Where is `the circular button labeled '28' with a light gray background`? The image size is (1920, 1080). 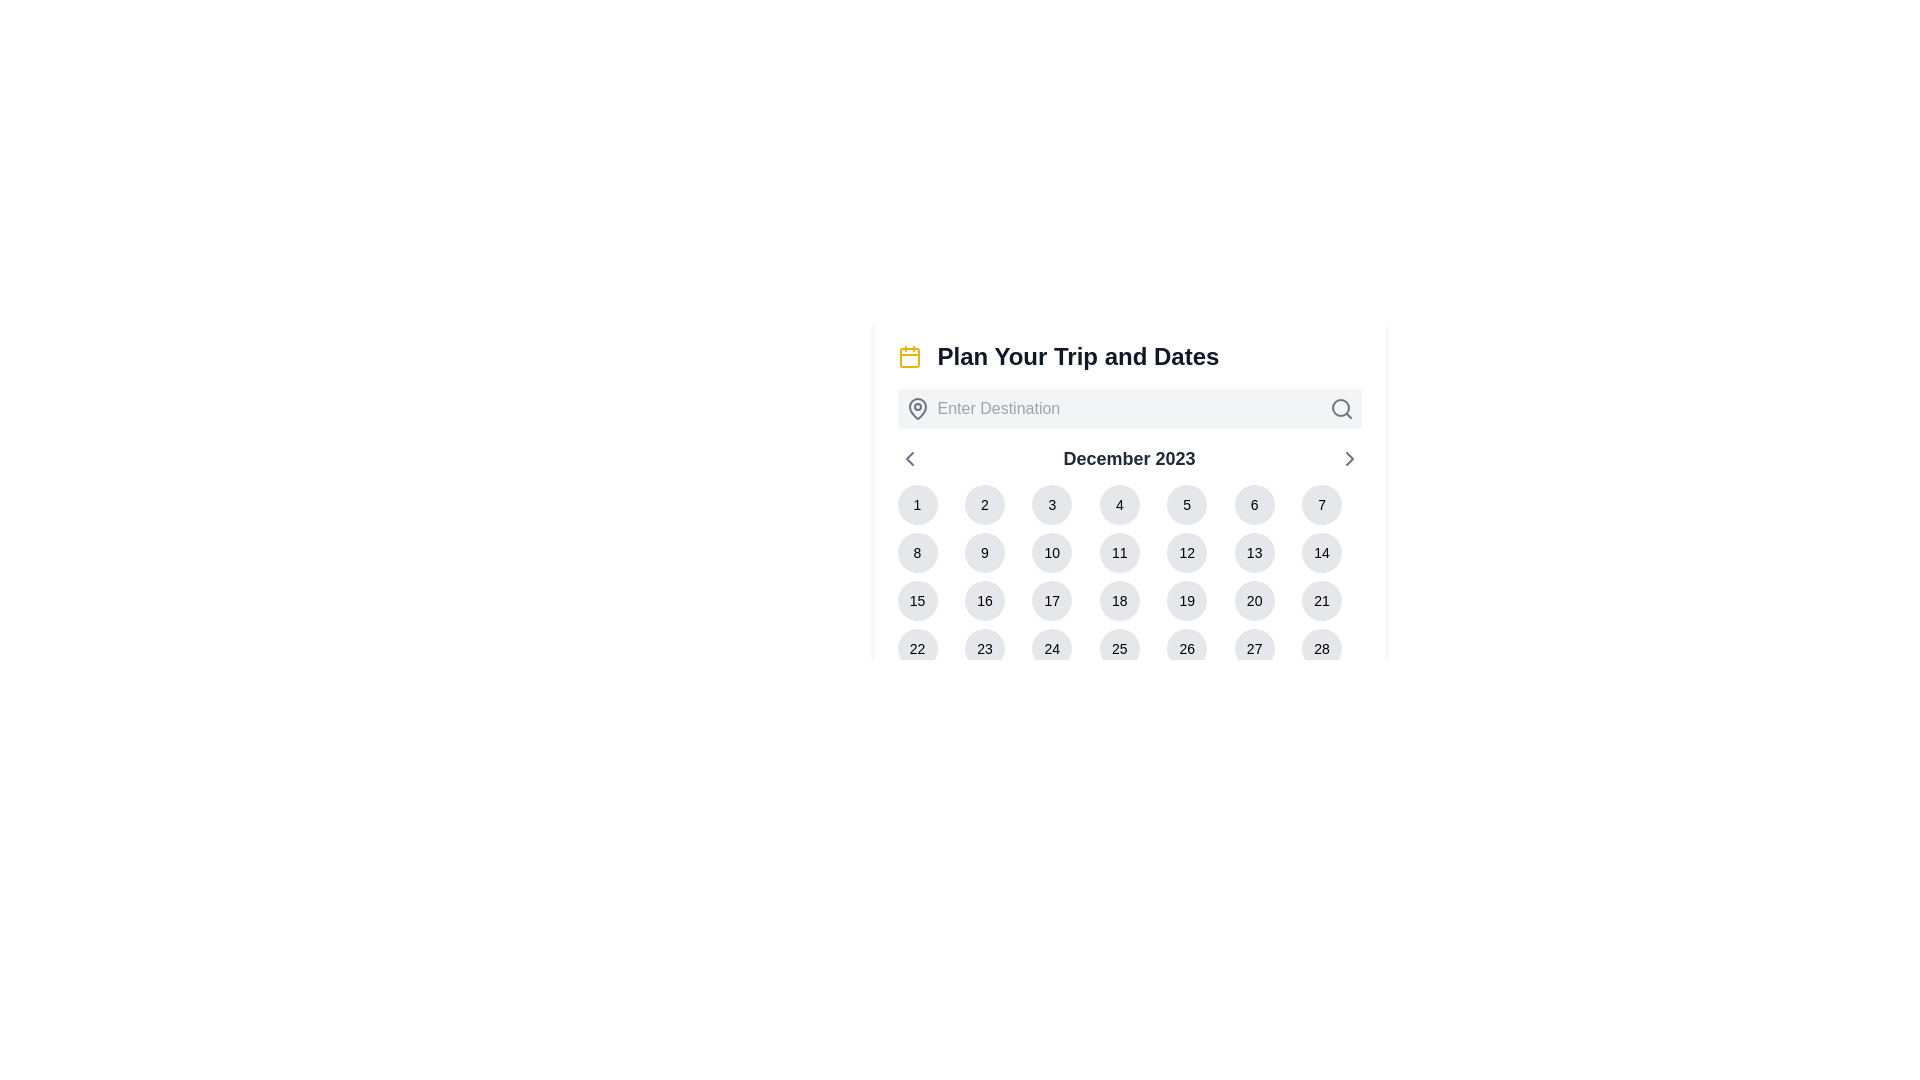 the circular button labeled '28' with a light gray background is located at coordinates (1322, 648).